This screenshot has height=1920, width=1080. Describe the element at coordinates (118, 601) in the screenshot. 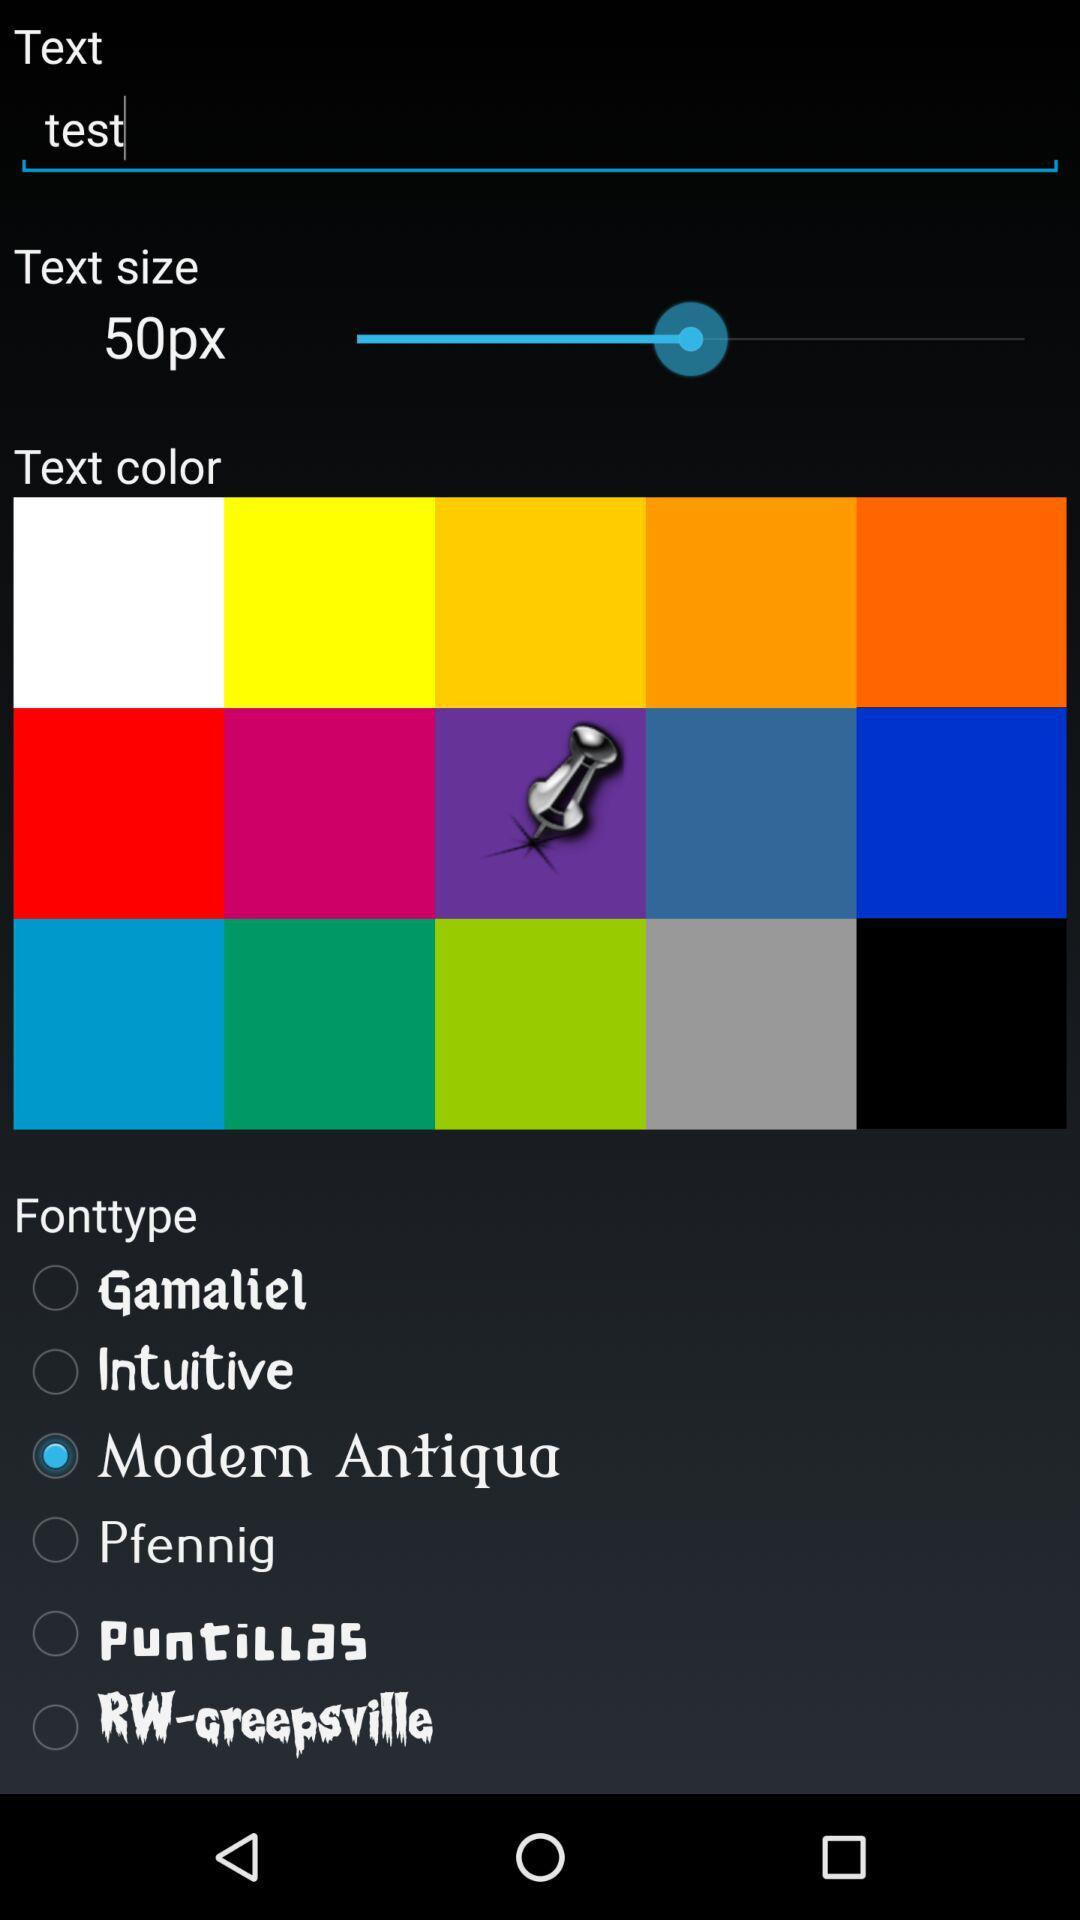

I see `text color white` at that location.